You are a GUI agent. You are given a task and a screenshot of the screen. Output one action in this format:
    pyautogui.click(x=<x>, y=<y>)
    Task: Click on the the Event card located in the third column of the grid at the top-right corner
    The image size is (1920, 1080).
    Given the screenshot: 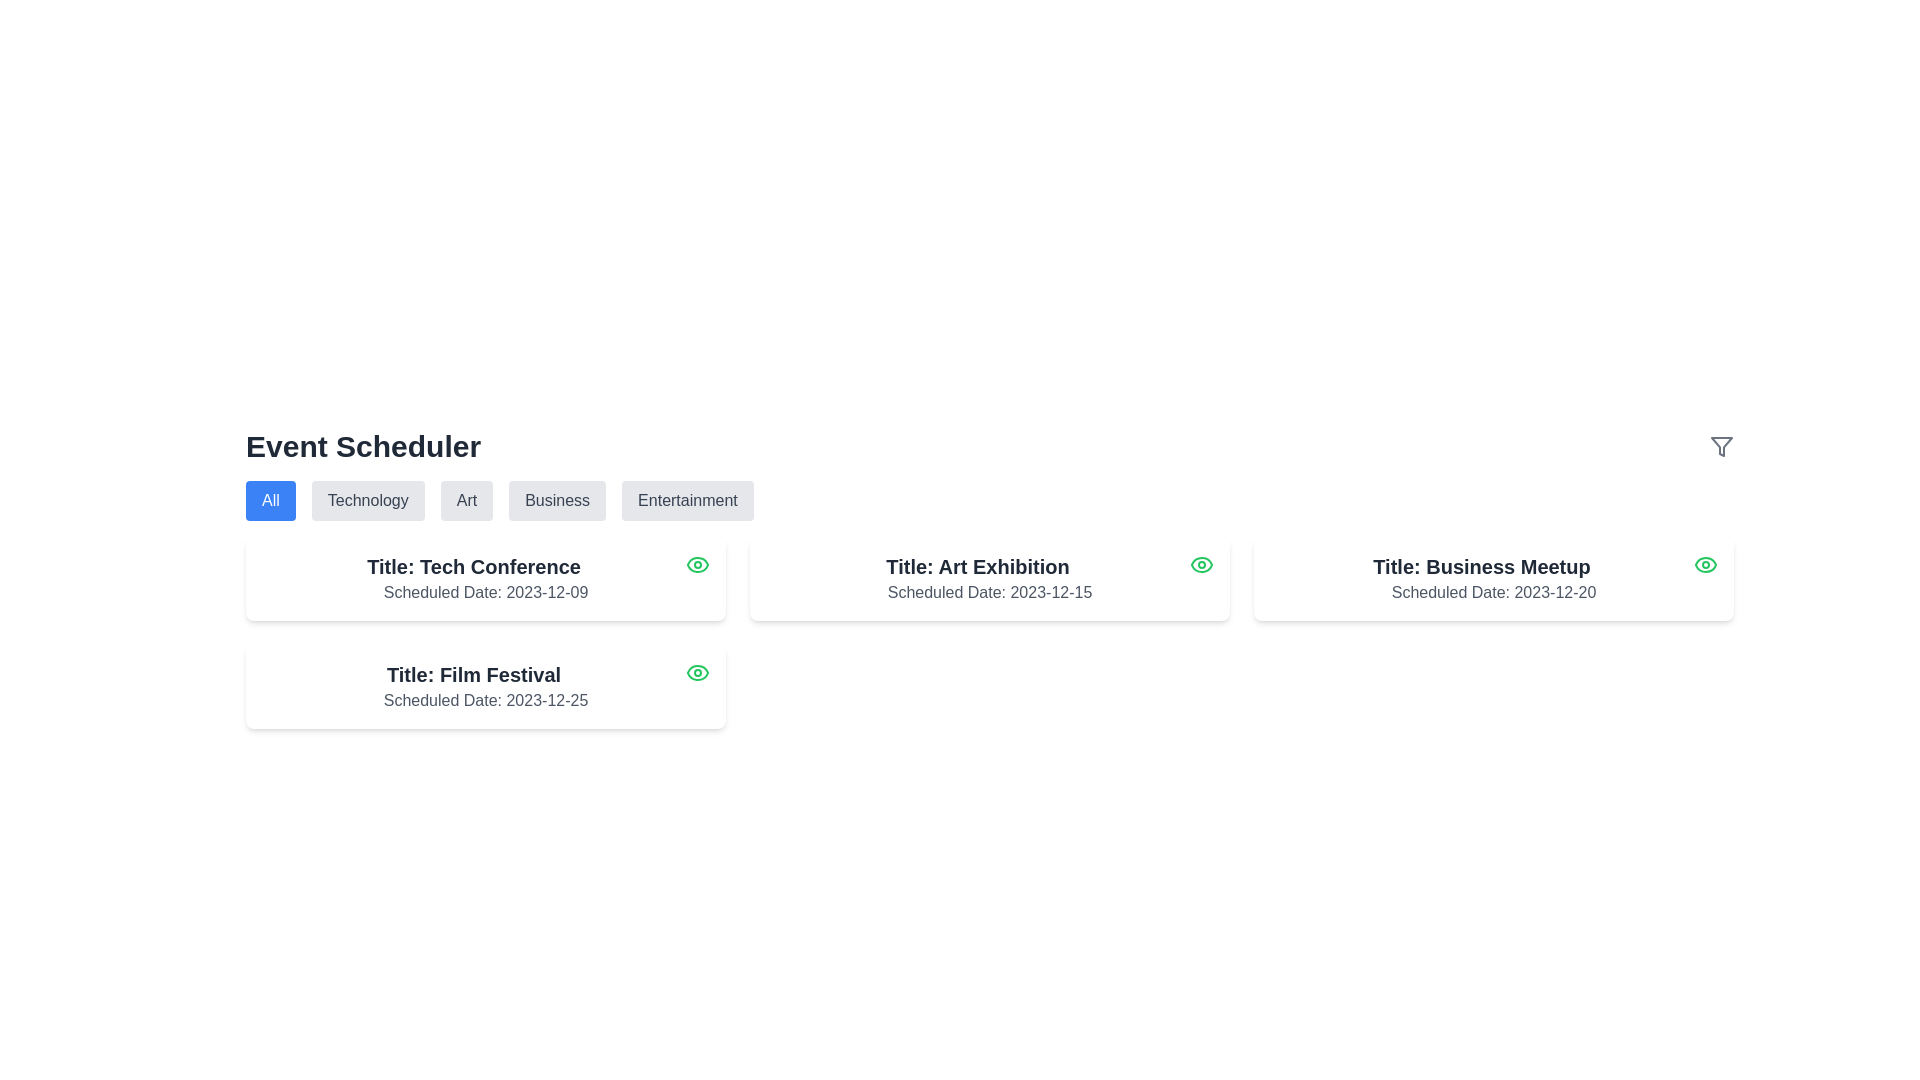 What is the action you would take?
    pyautogui.click(x=1493, y=578)
    